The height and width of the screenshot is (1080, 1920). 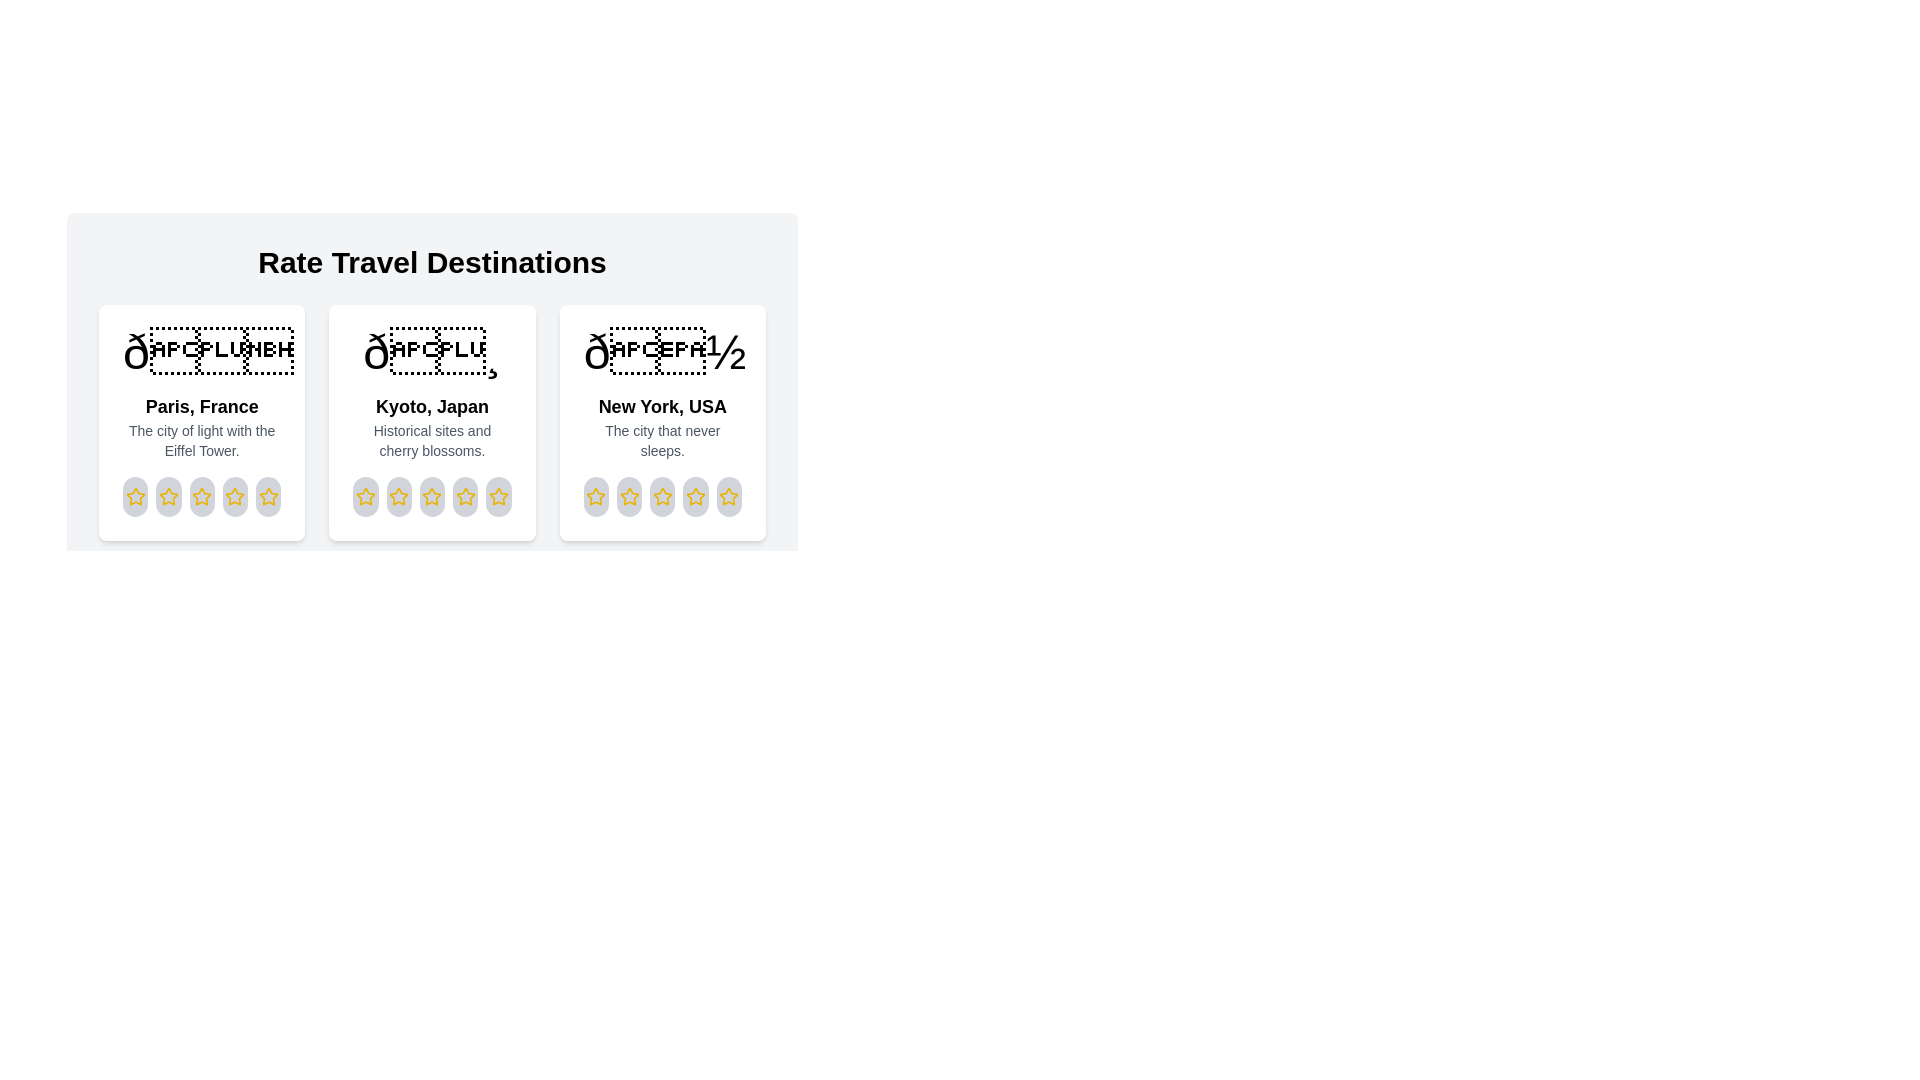 What do you see at coordinates (431, 352) in the screenshot?
I see `the image of the destination Kyoto, Japan` at bounding box center [431, 352].